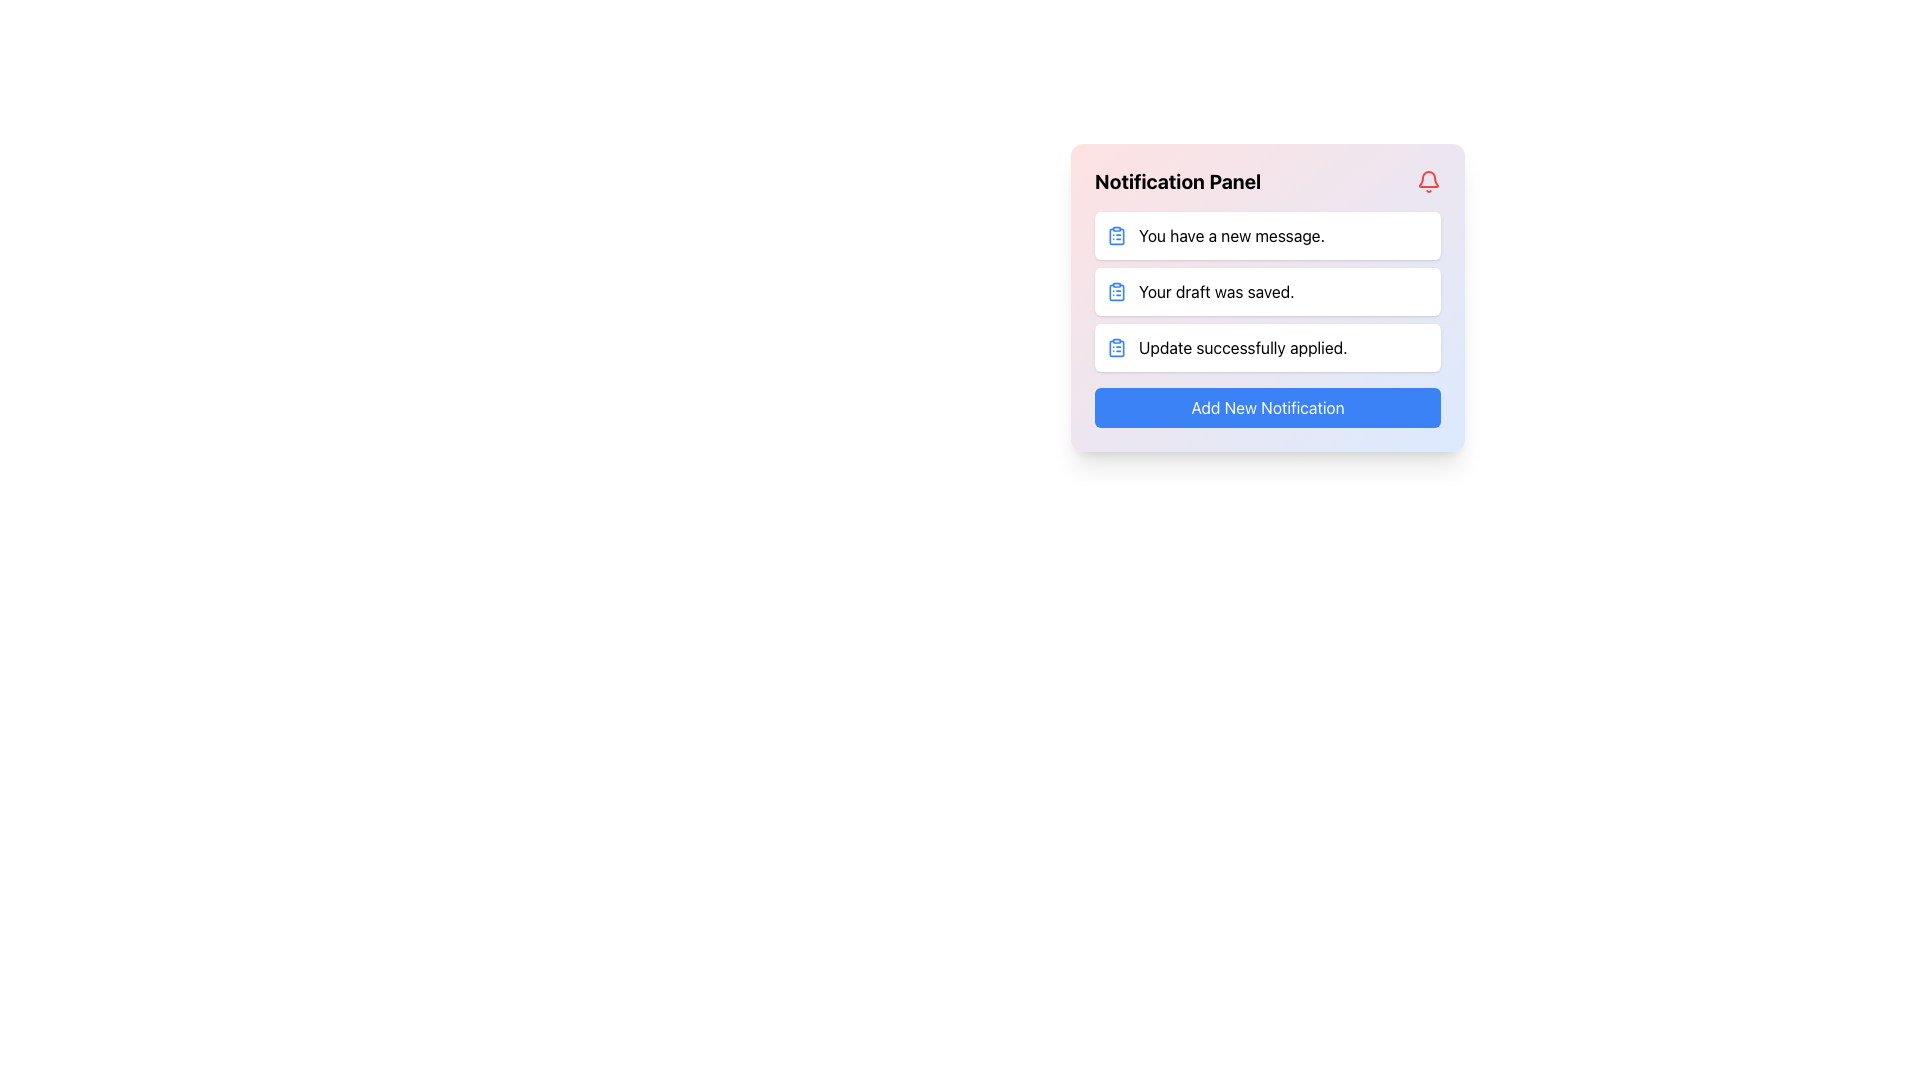 This screenshot has width=1920, height=1080. Describe the element at coordinates (1266, 292) in the screenshot. I see `the individual notification items in the notification panel` at that location.